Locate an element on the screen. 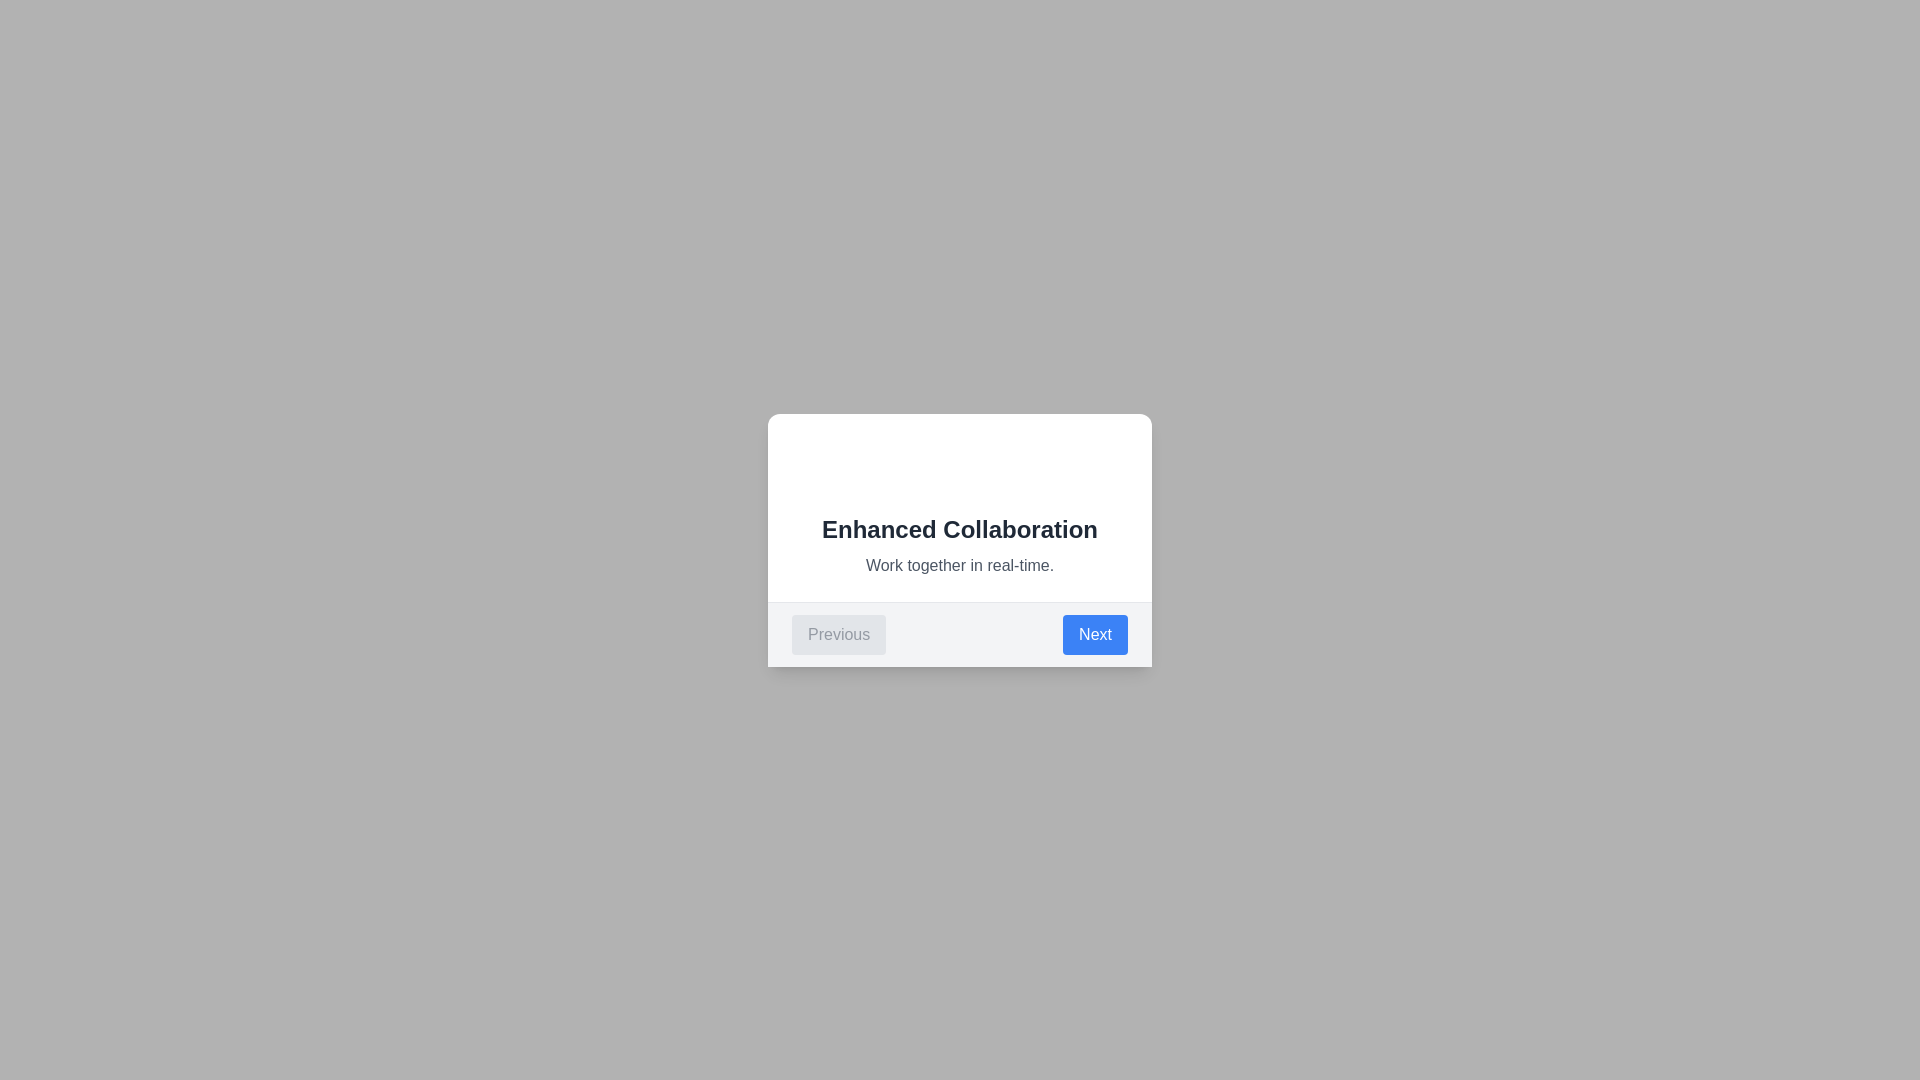  the disabled 'Previous' button located at the bottom left of the dialog box, adjacent to the 'Next' button with a blue background is located at coordinates (839, 634).